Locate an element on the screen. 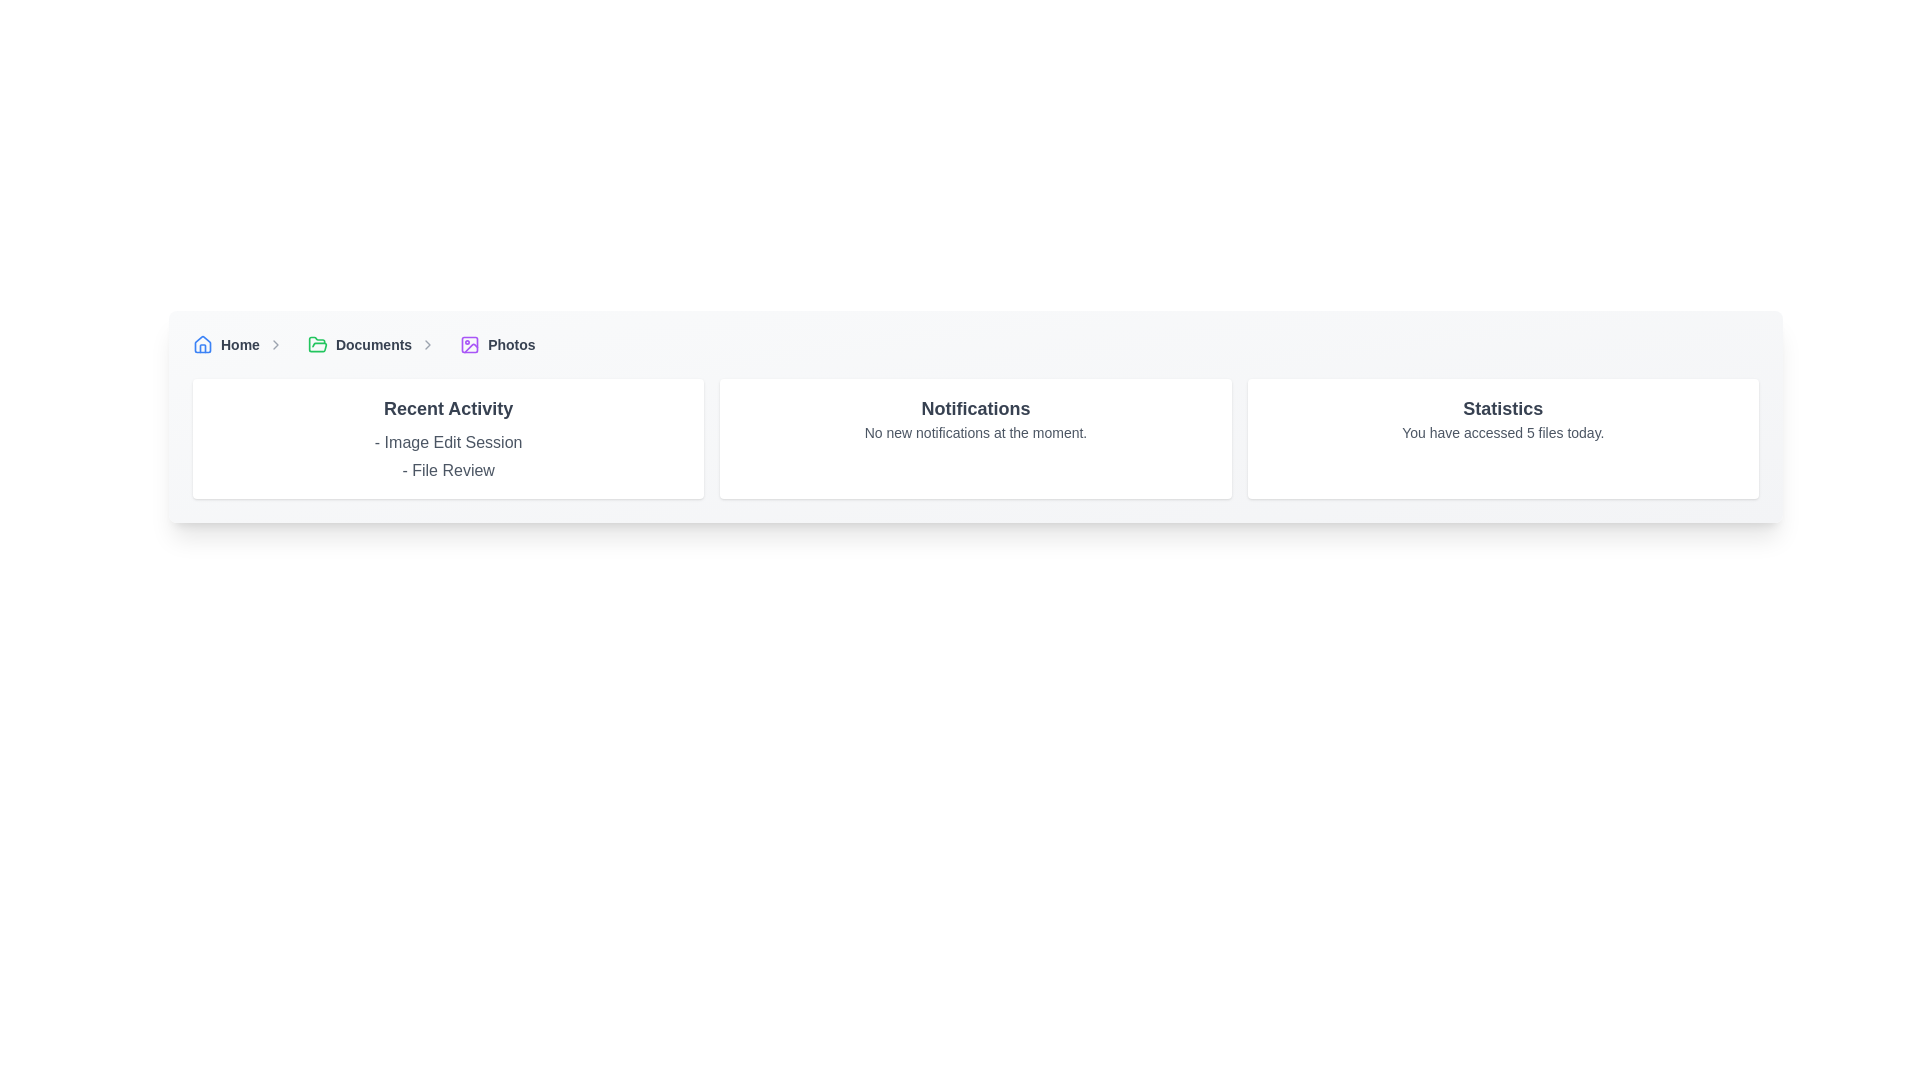 The height and width of the screenshot is (1080, 1920). the purple icon that resembles an image, located directly before the text 'Photos' in the breadcrumb navigation bar is located at coordinates (469, 343).